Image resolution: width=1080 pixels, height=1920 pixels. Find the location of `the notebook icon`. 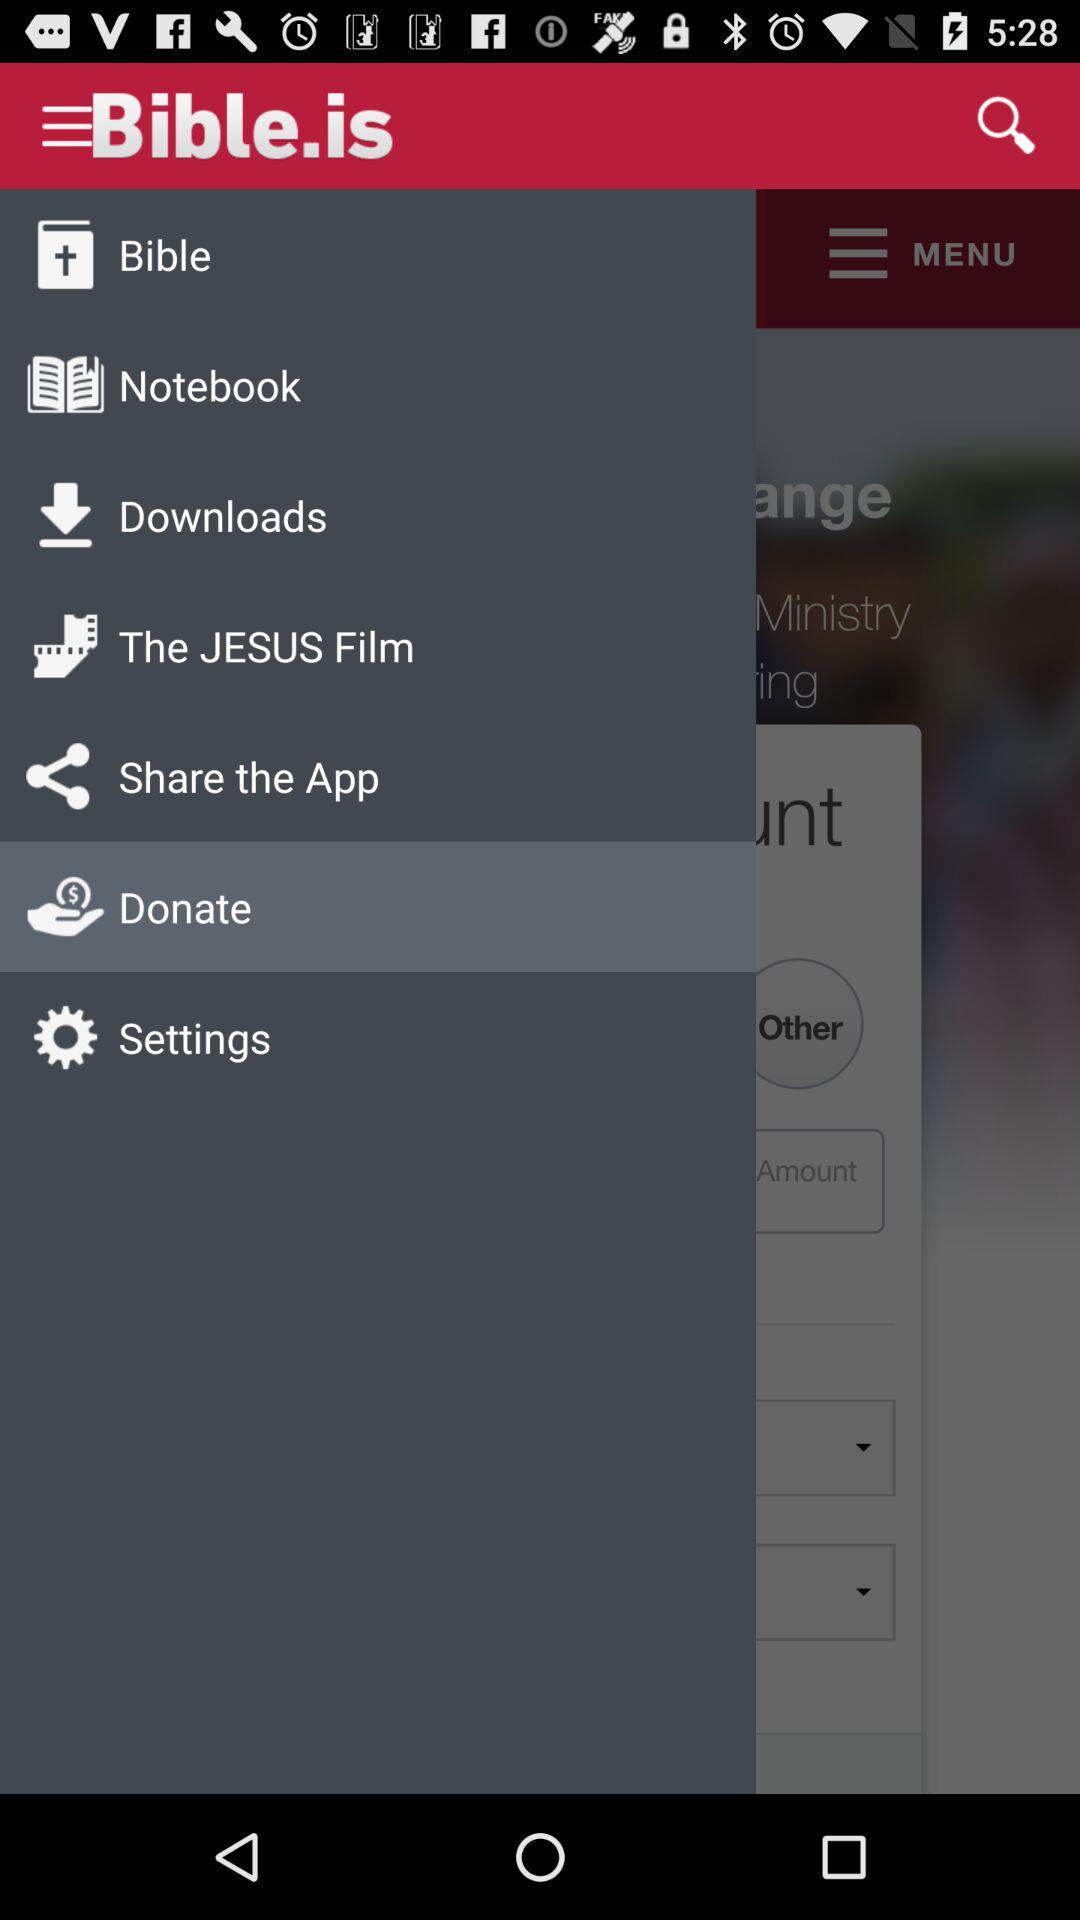

the notebook icon is located at coordinates (209, 384).